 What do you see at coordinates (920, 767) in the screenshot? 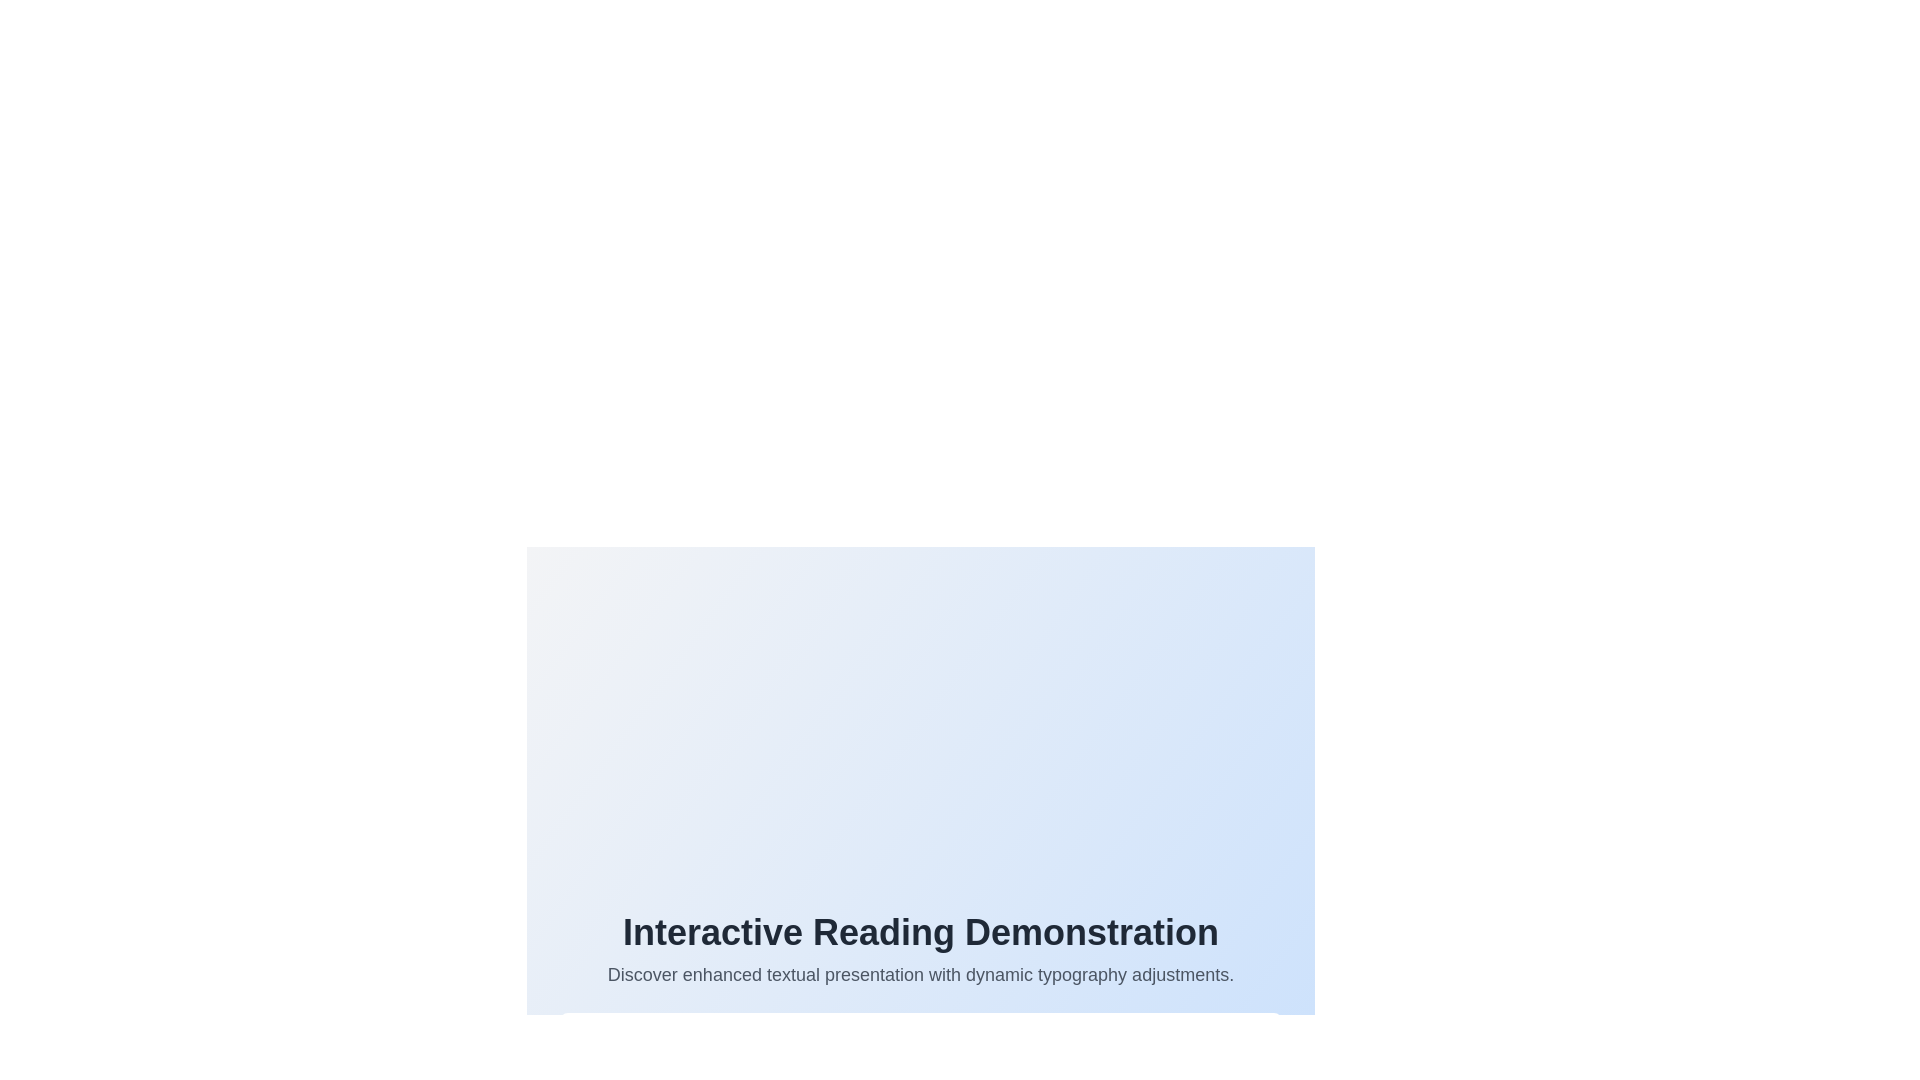
I see `the informational section with the title 'Interactive Reading Demonstration' to potentially reveal additional information` at bounding box center [920, 767].